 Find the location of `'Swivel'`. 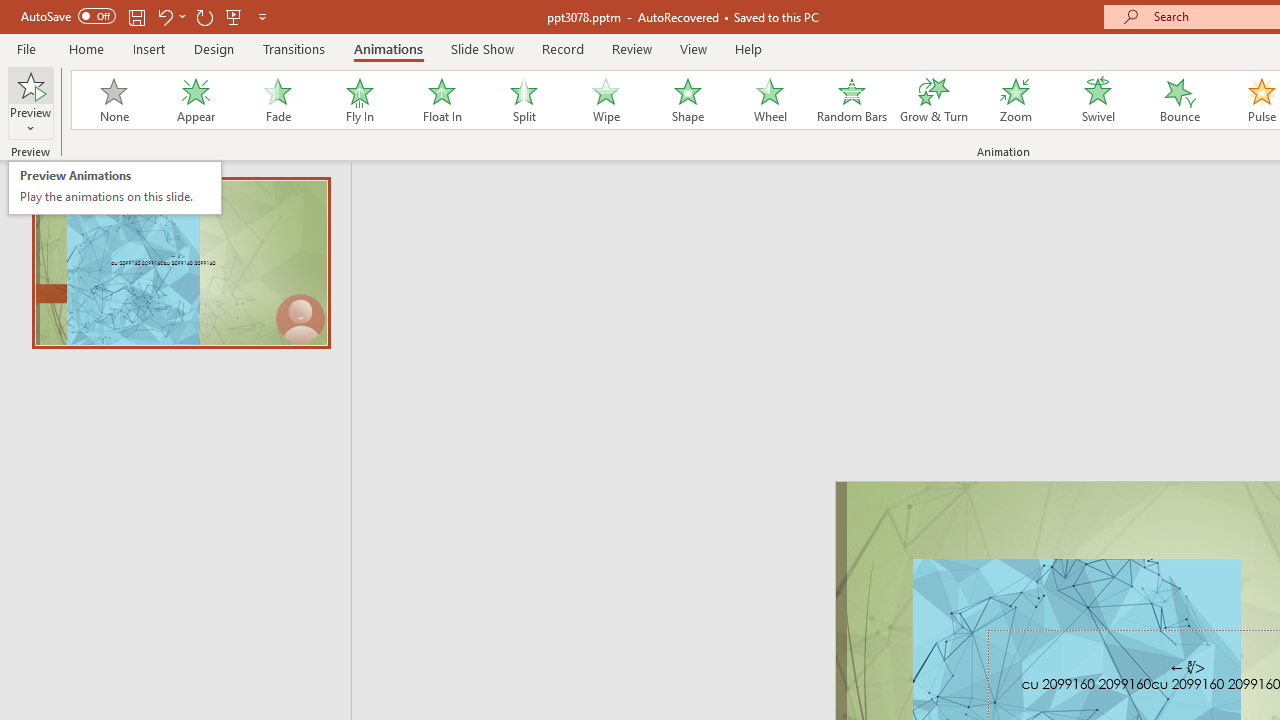

'Swivel' is located at coordinates (1097, 100).